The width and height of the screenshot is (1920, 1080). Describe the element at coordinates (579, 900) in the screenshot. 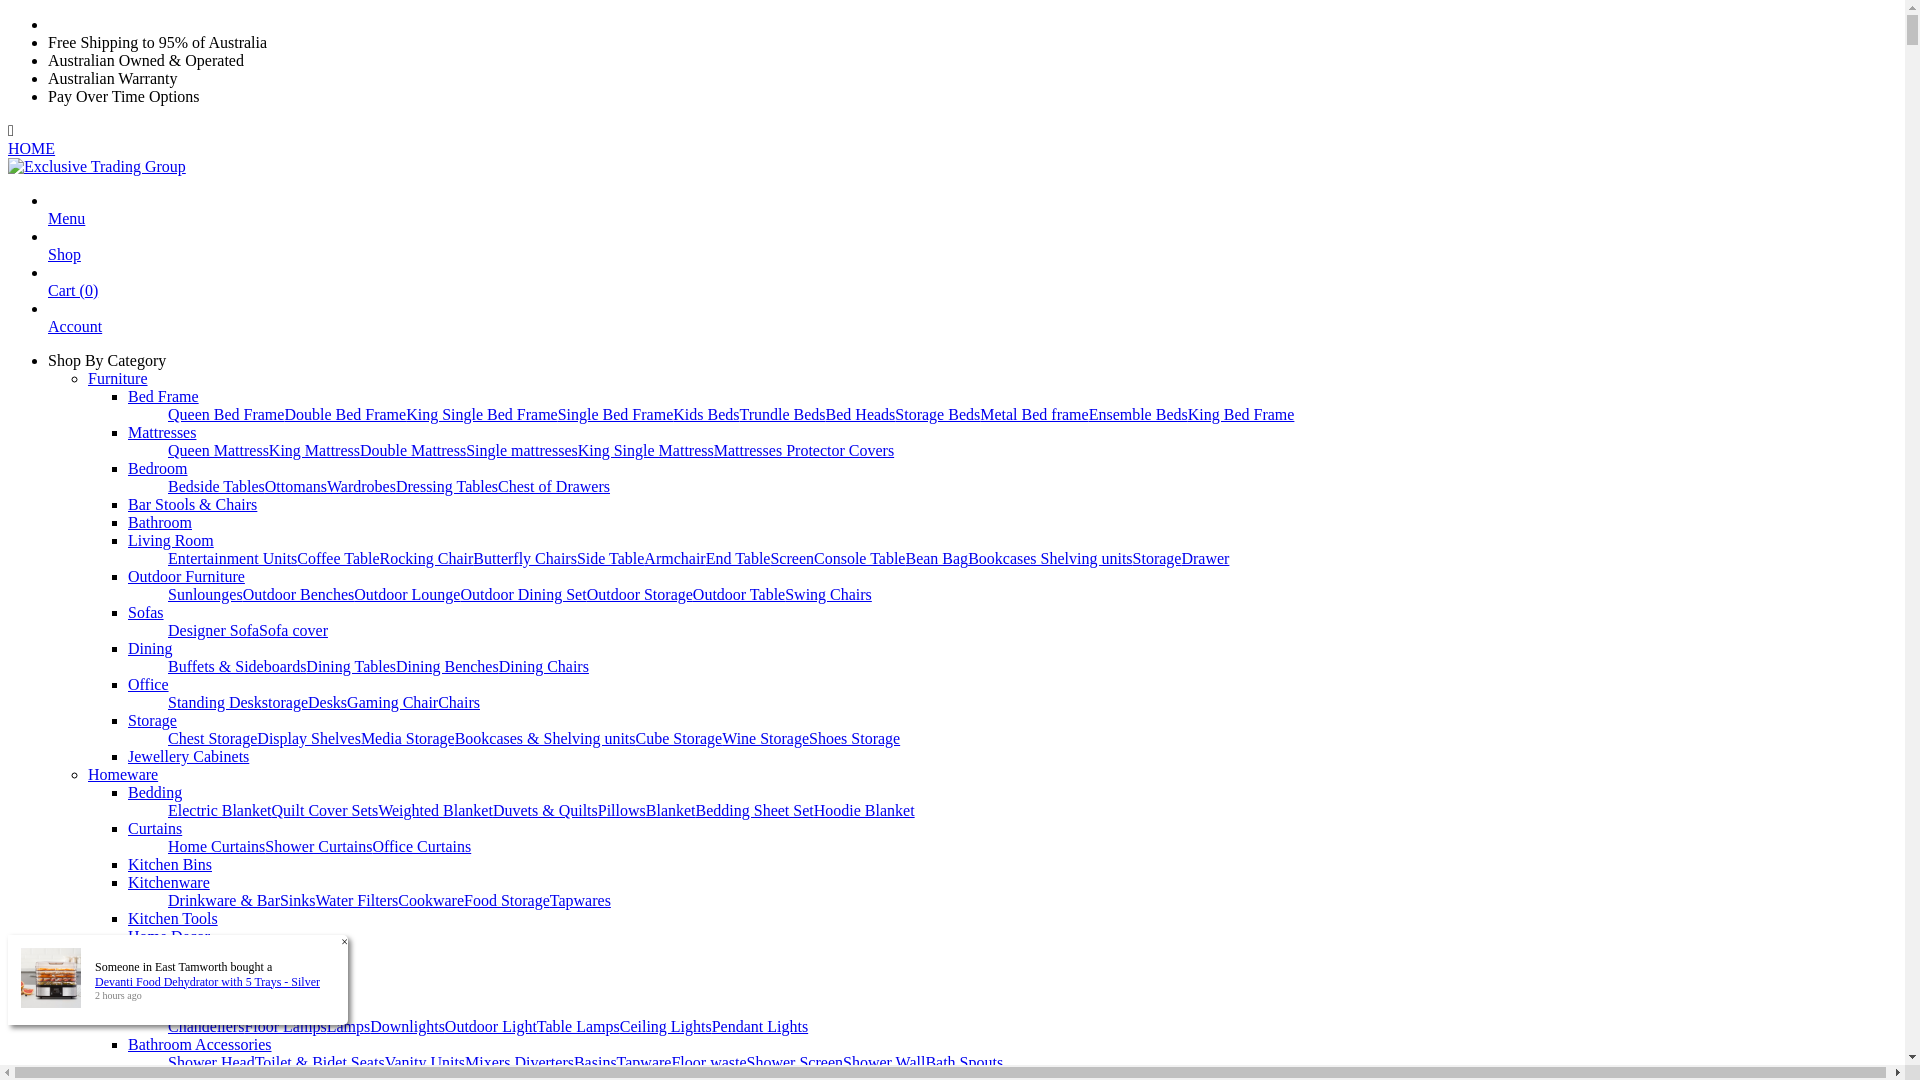

I see `'Tapwares'` at that location.